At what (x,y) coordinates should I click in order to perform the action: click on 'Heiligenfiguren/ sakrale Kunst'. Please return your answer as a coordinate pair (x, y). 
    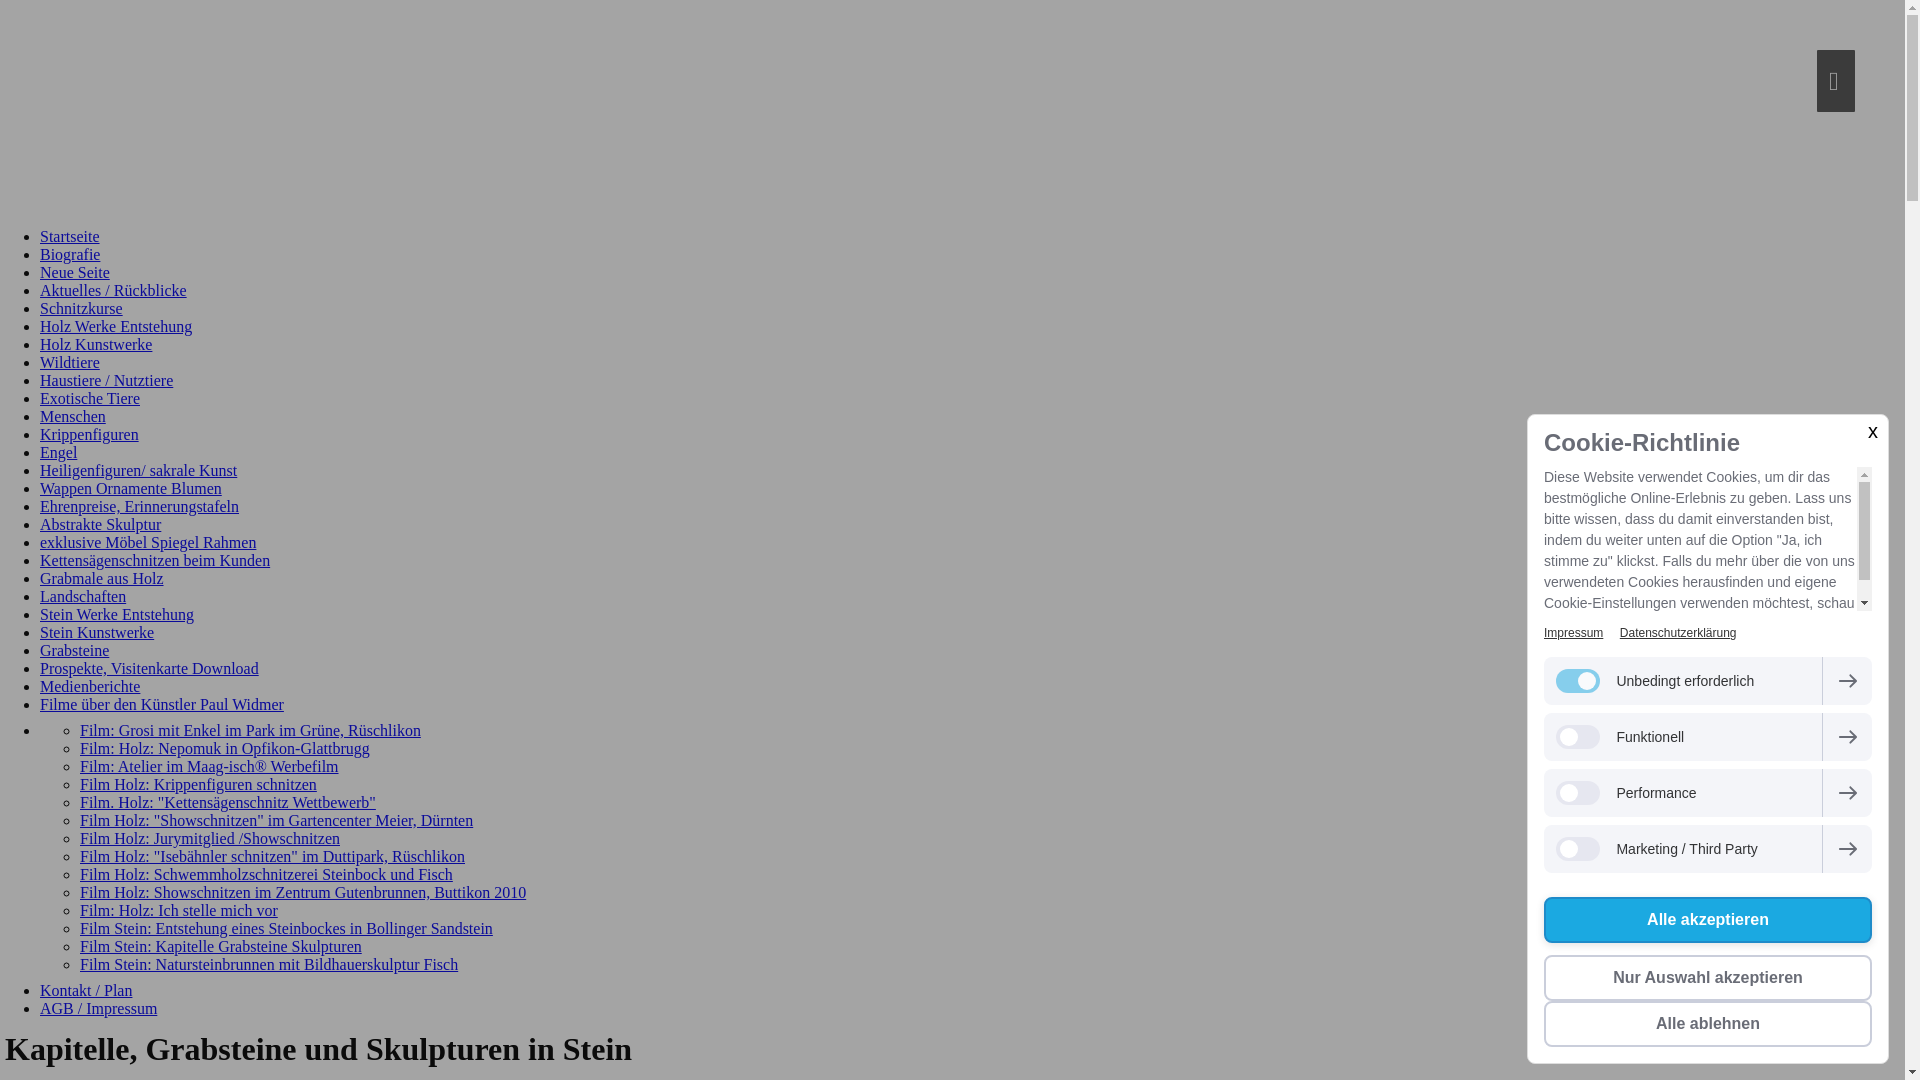
    Looking at the image, I should click on (137, 470).